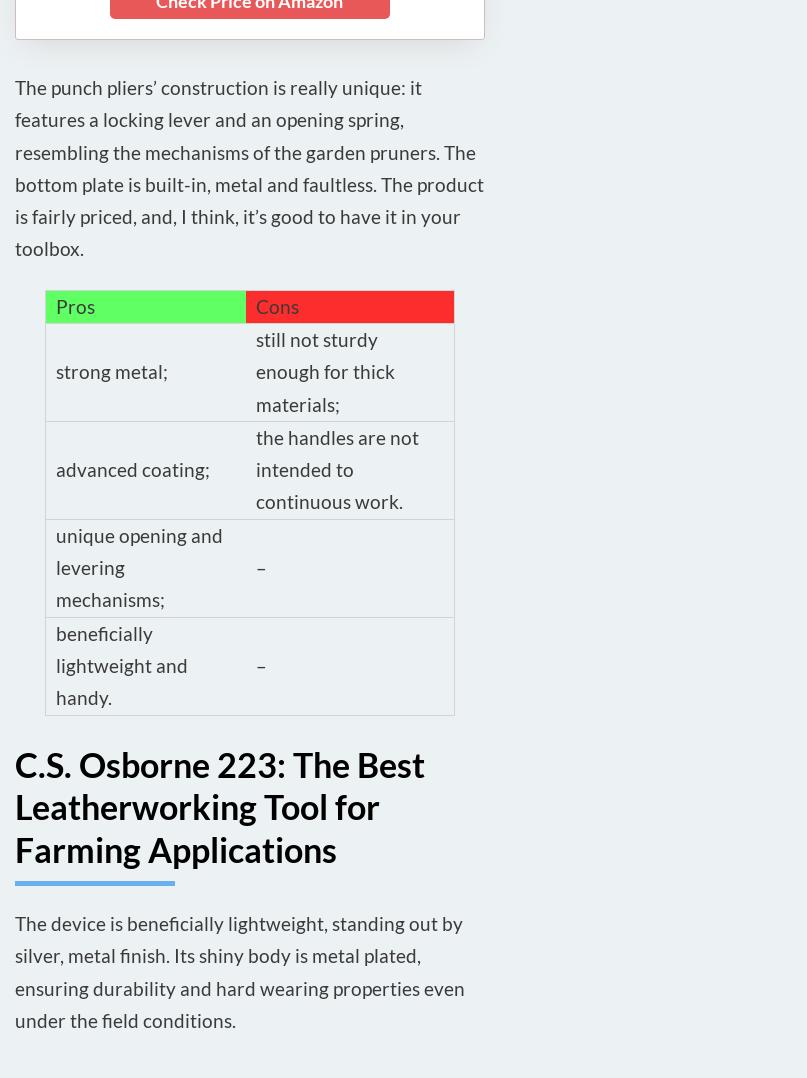 This screenshot has height=1078, width=807. What do you see at coordinates (56, 566) in the screenshot?
I see `'unique opening and levering mechanisms;'` at bounding box center [56, 566].